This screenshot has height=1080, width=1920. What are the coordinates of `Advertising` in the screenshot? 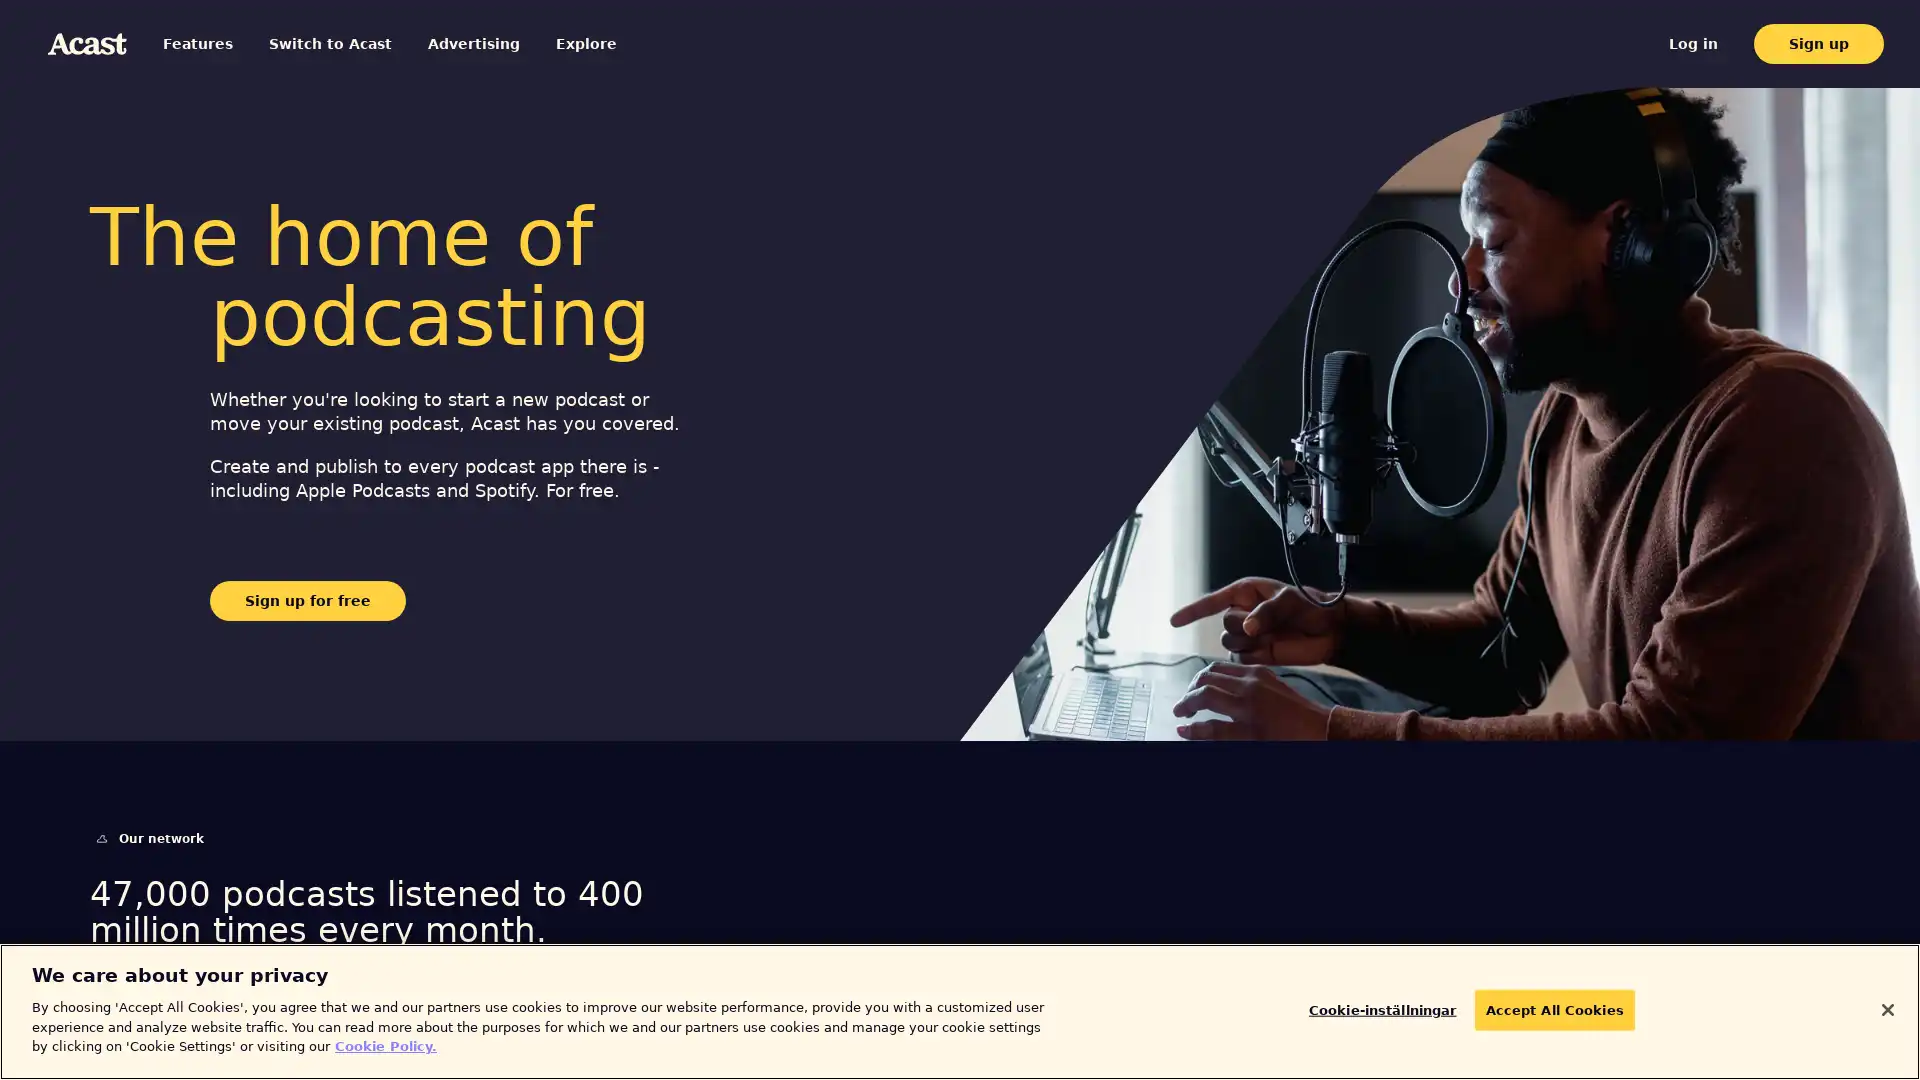 It's located at (431, 43).